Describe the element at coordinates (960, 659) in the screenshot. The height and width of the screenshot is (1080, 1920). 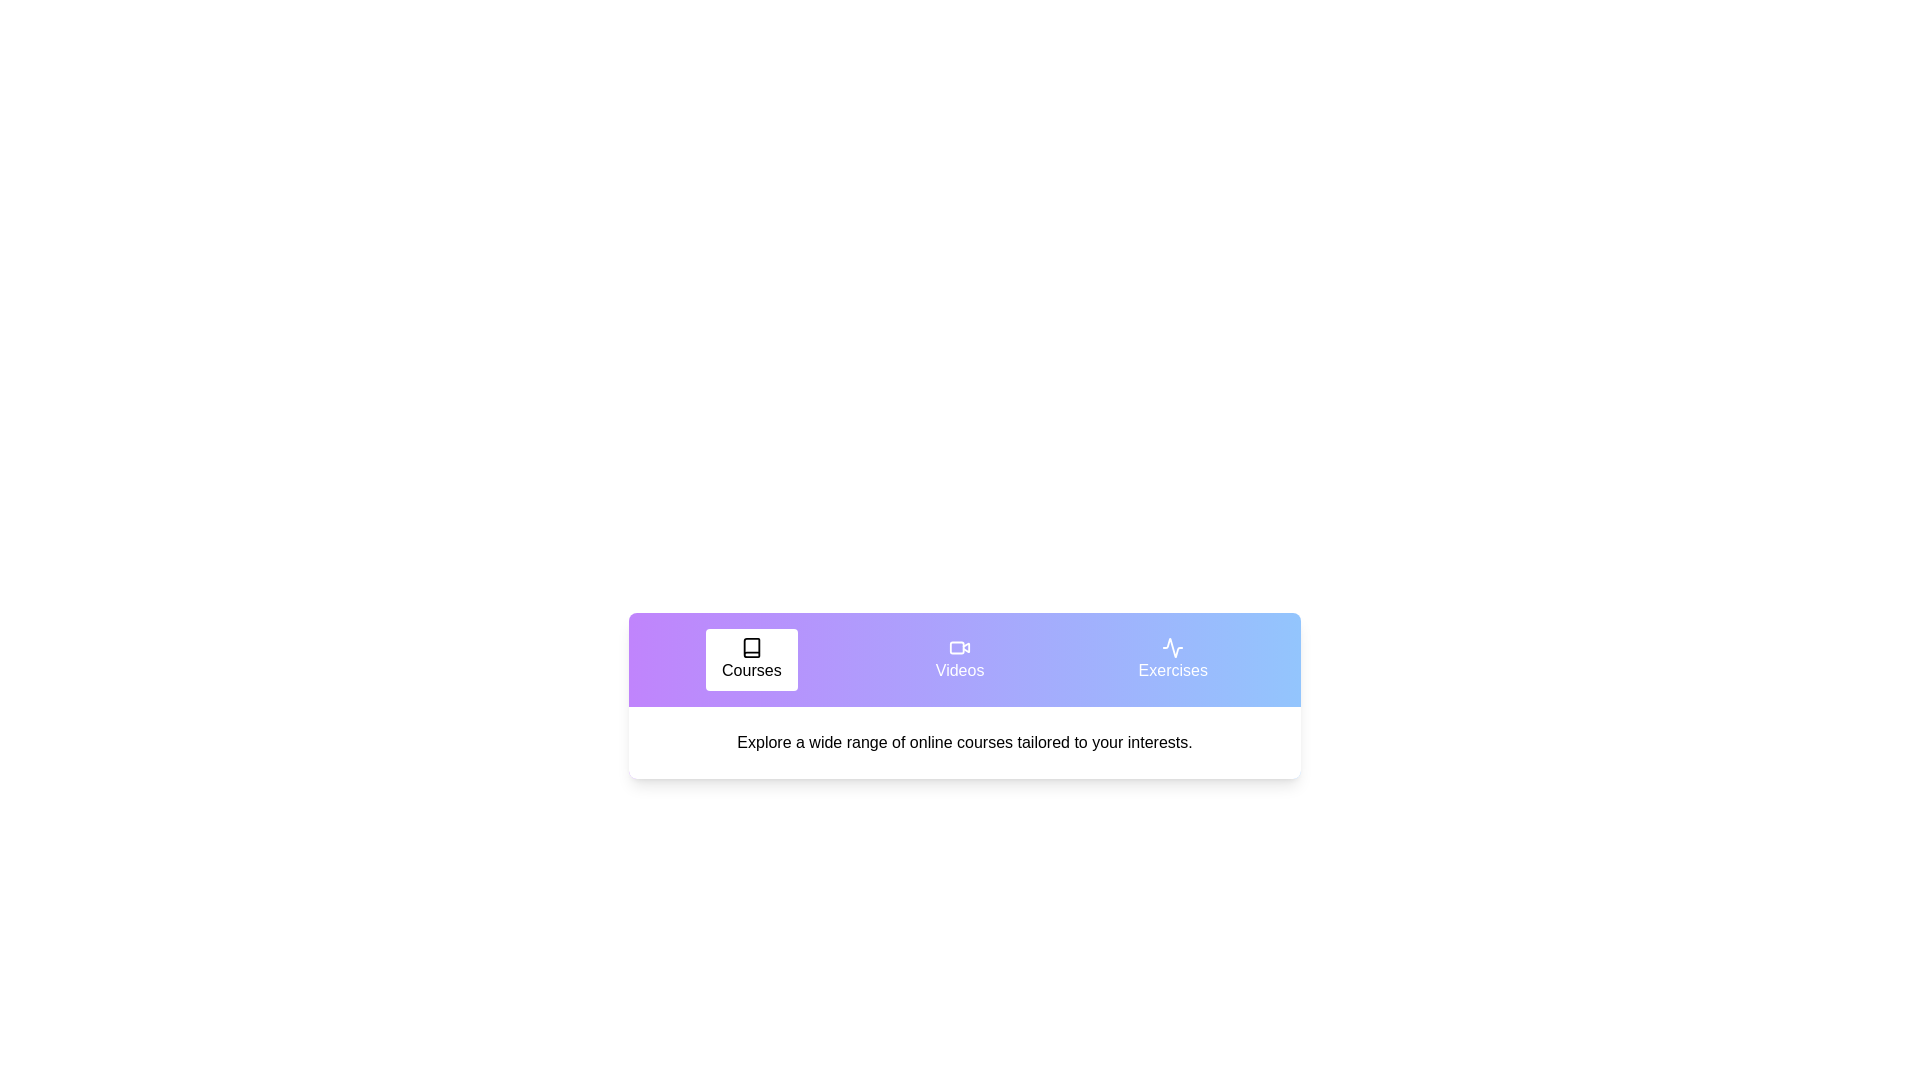
I see `the tab labeled Videos to observe hover effects` at that location.